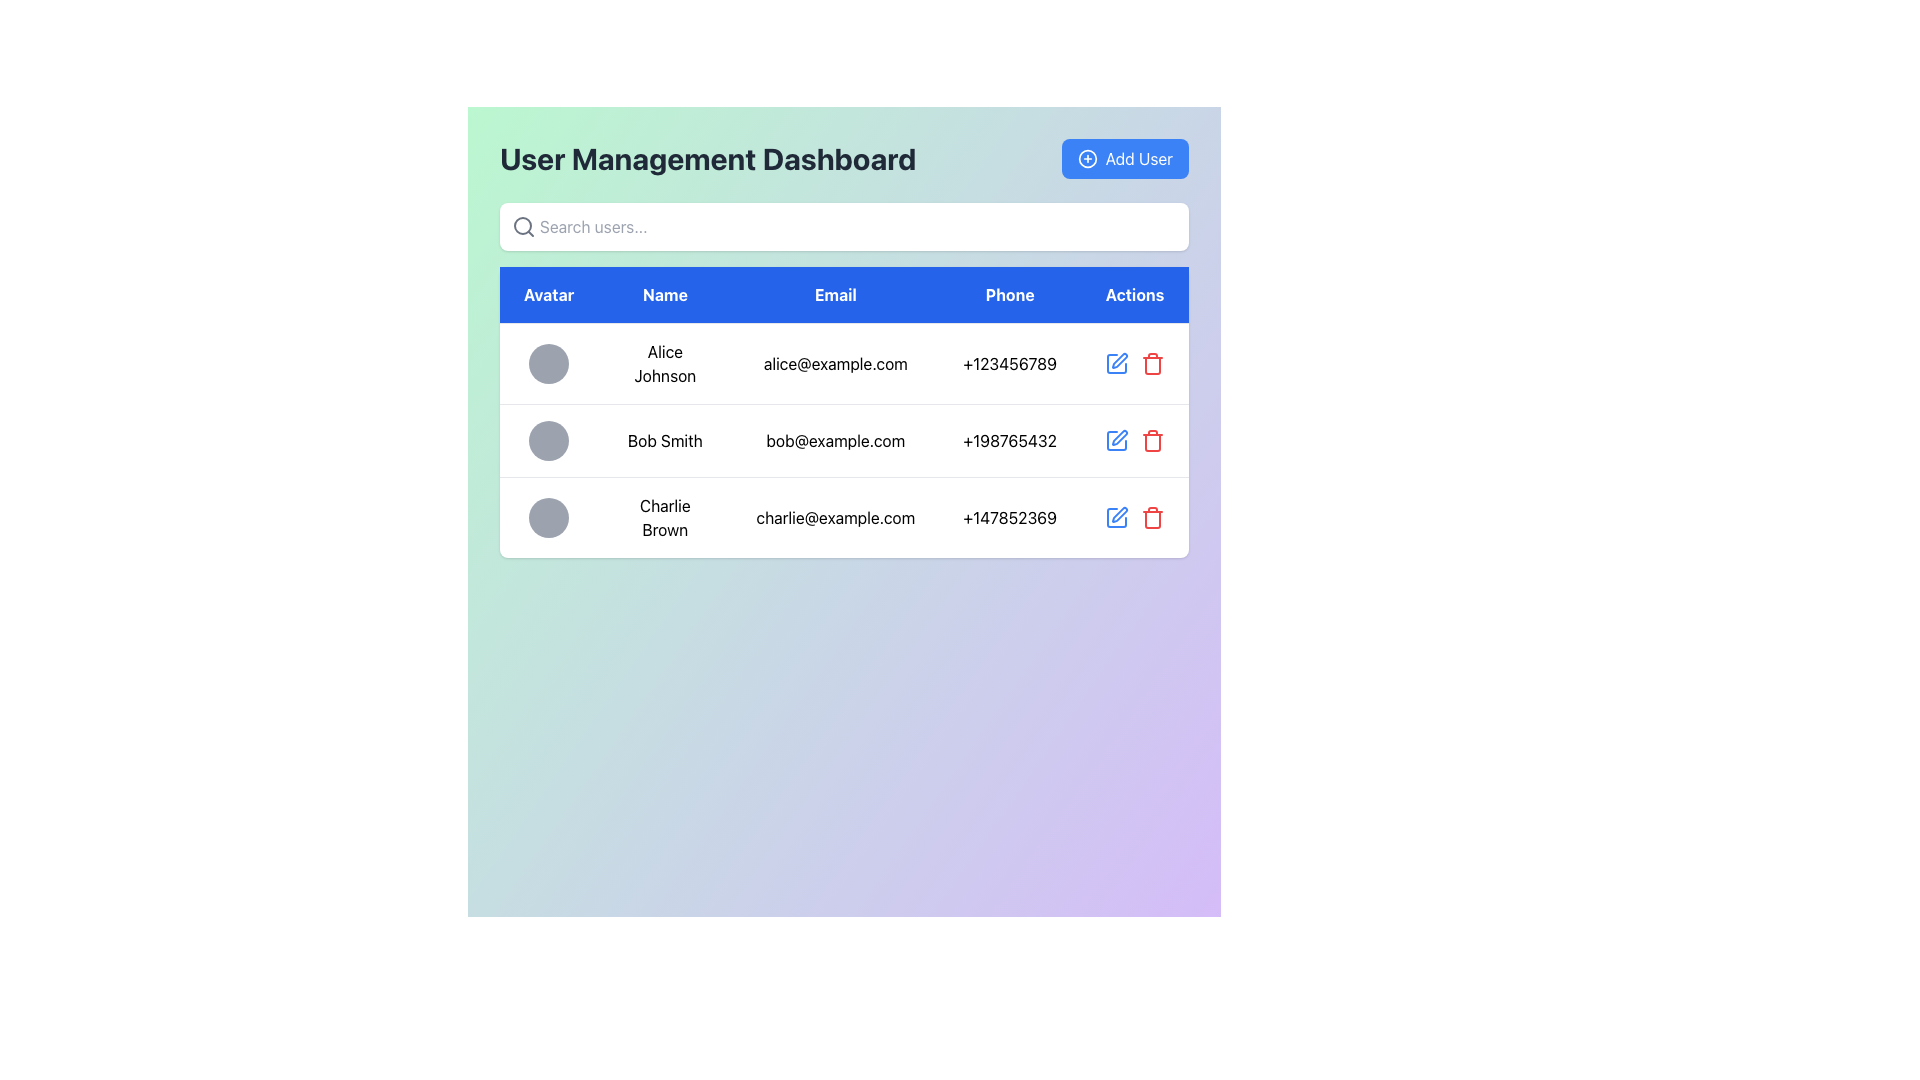  What do you see at coordinates (1116, 439) in the screenshot?
I see `the blue pencil icon representing the 'edit' action in the actions column for the user with the email 'bob@example.com'` at bounding box center [1116, 439].